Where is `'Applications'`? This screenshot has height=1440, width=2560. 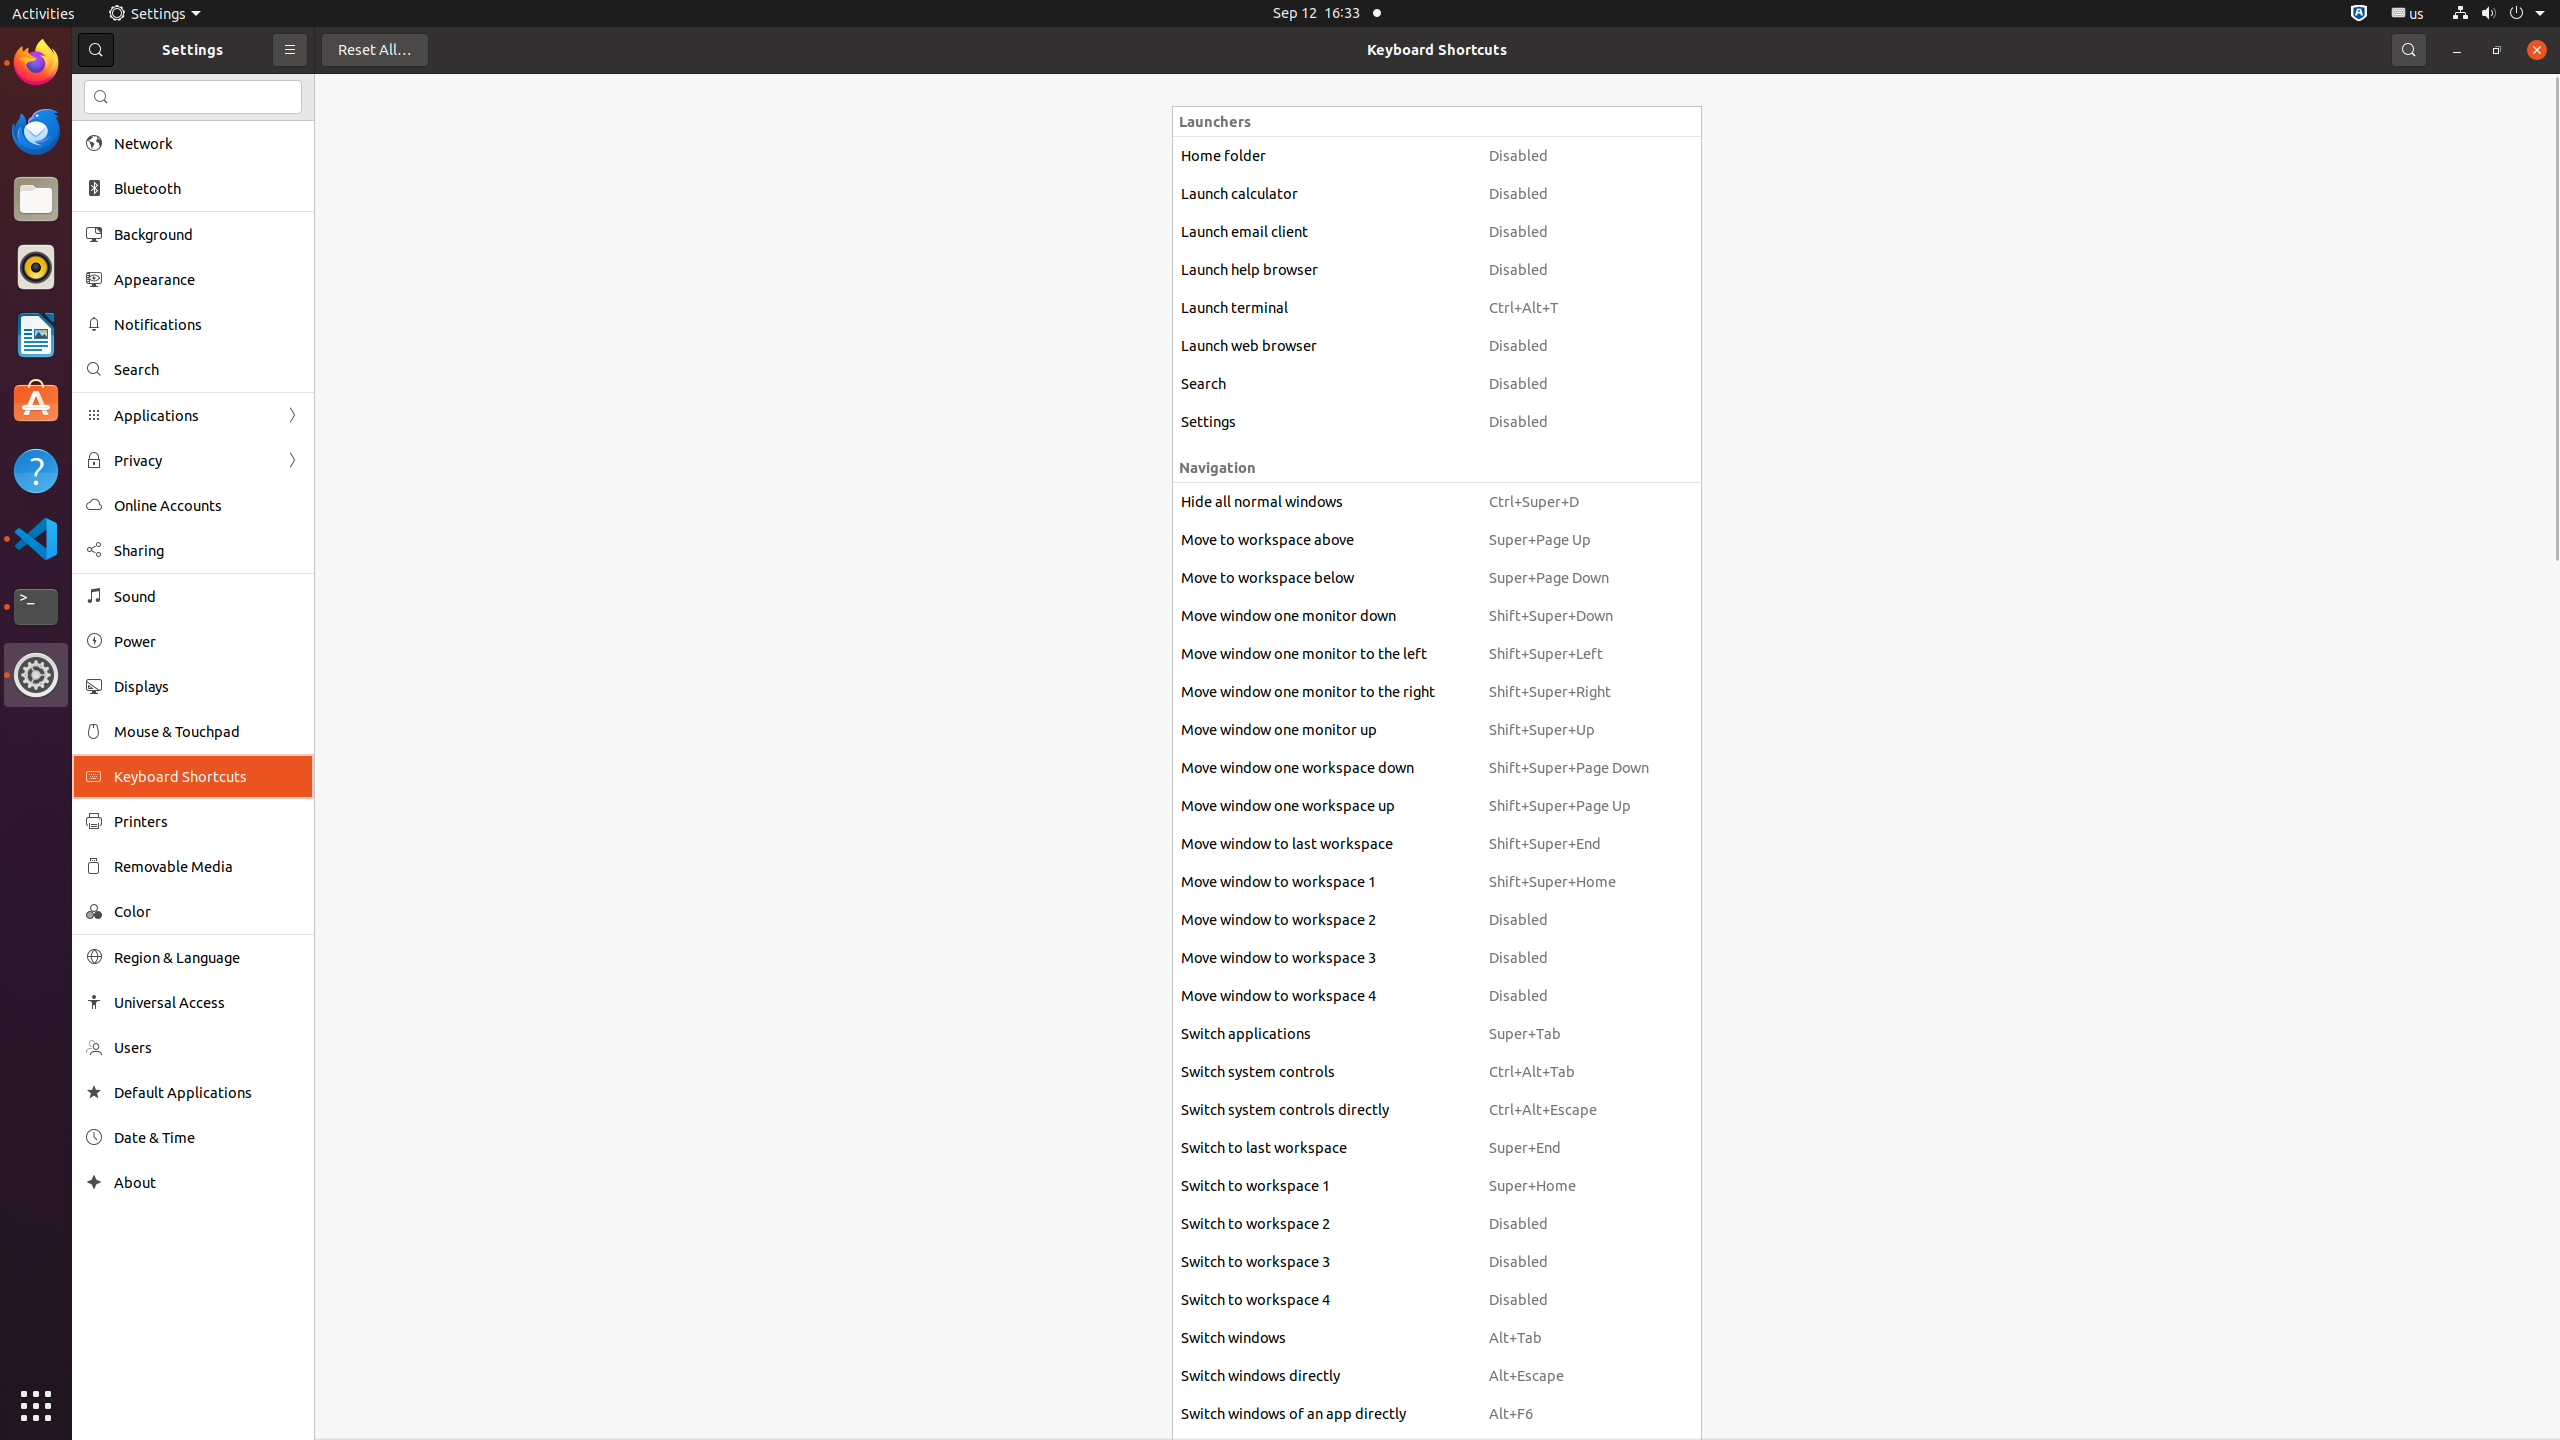
'Applications' is located at coordinates (192, 414).